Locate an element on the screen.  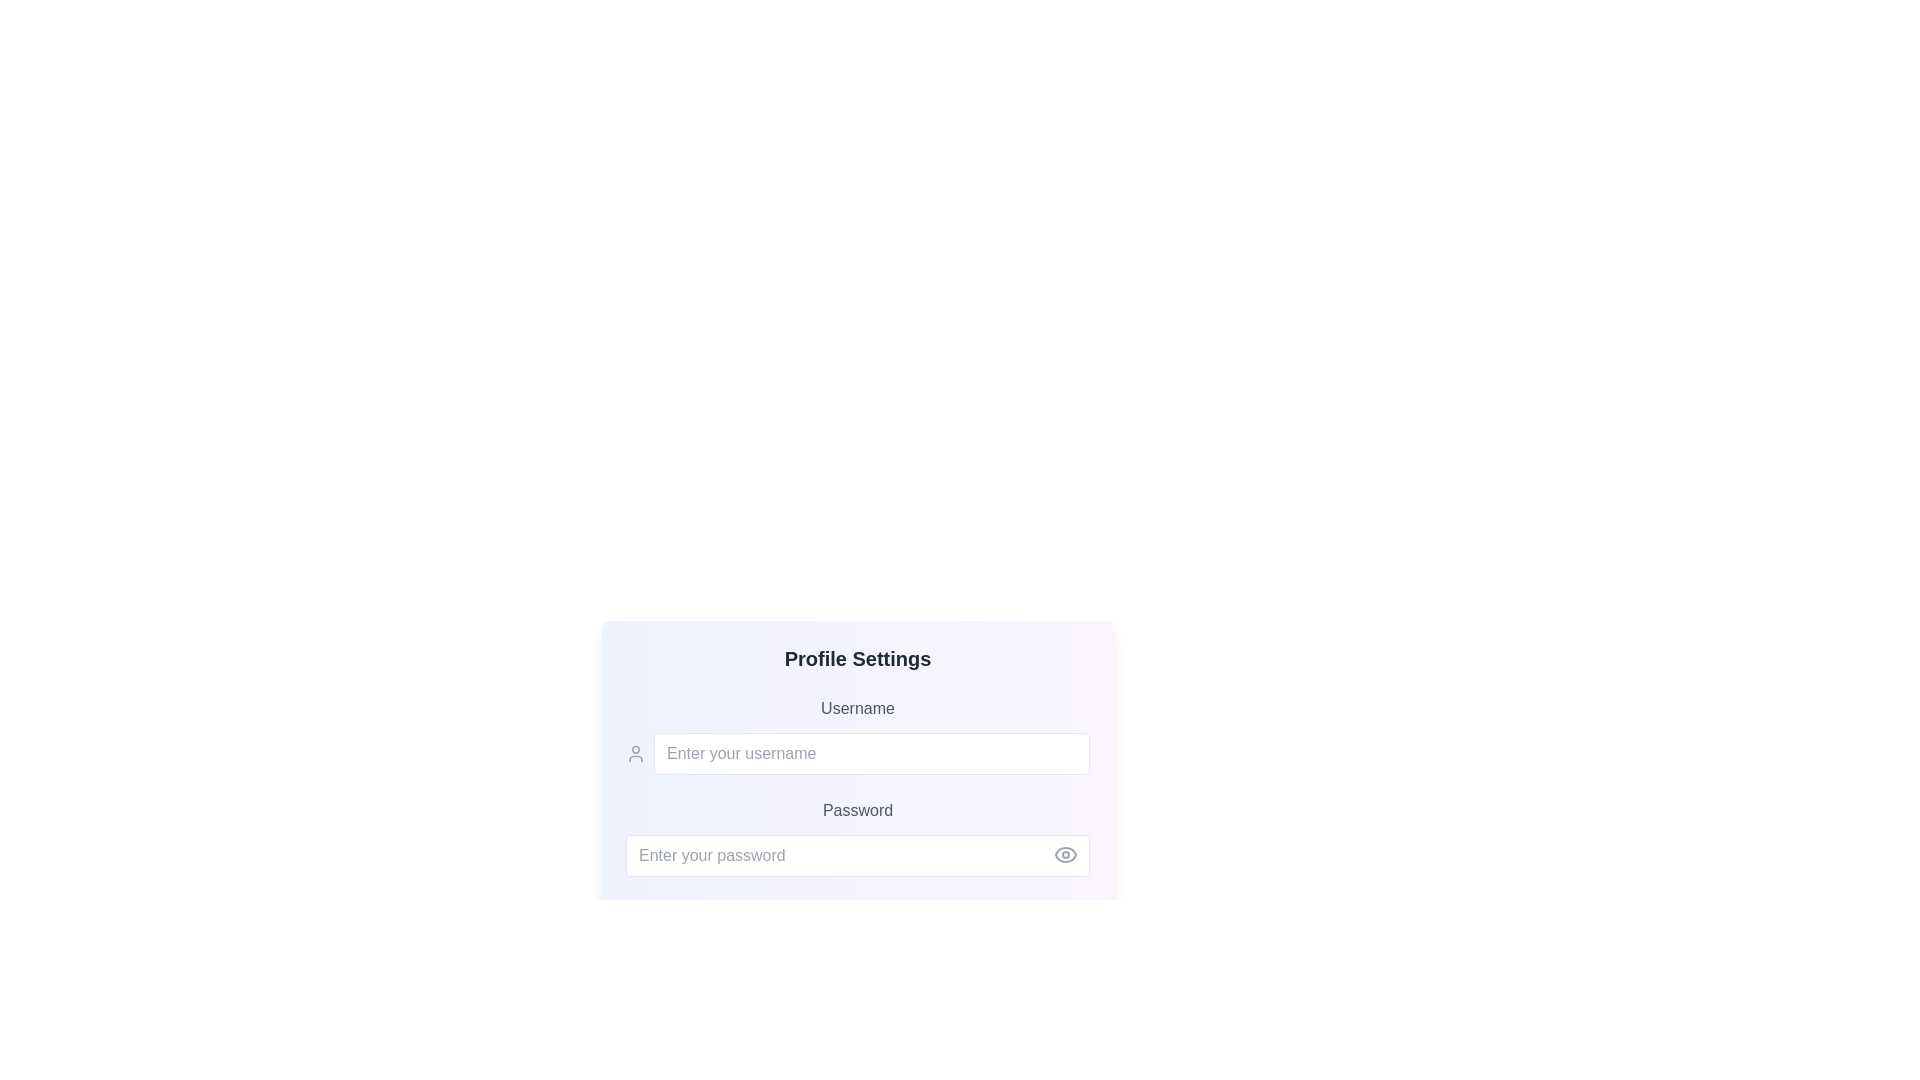
the eye-like icon located to the far right of the 'Password' input field in the 'Profile Settings' panel is located at coordinates (1064, 855).